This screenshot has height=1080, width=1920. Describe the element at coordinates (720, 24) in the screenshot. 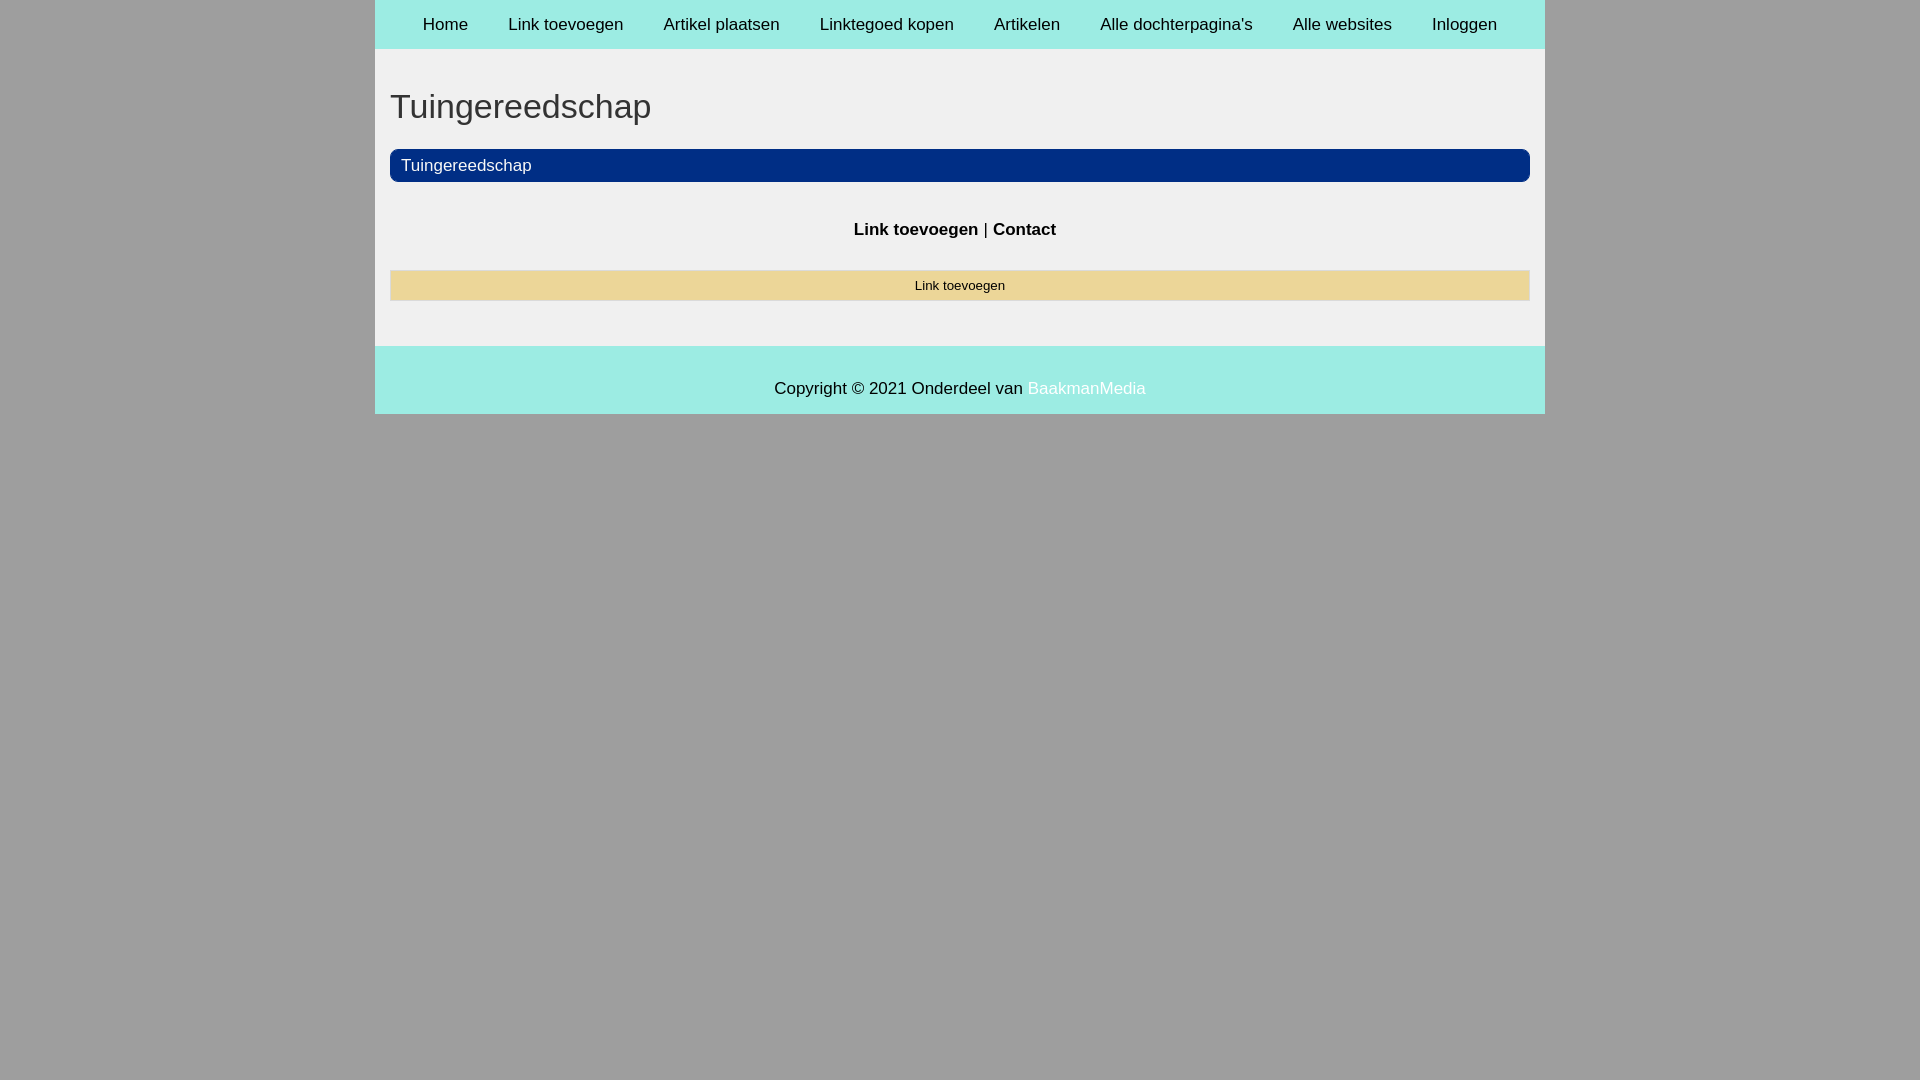

I see `'Artikel plaatsen'` at that location.